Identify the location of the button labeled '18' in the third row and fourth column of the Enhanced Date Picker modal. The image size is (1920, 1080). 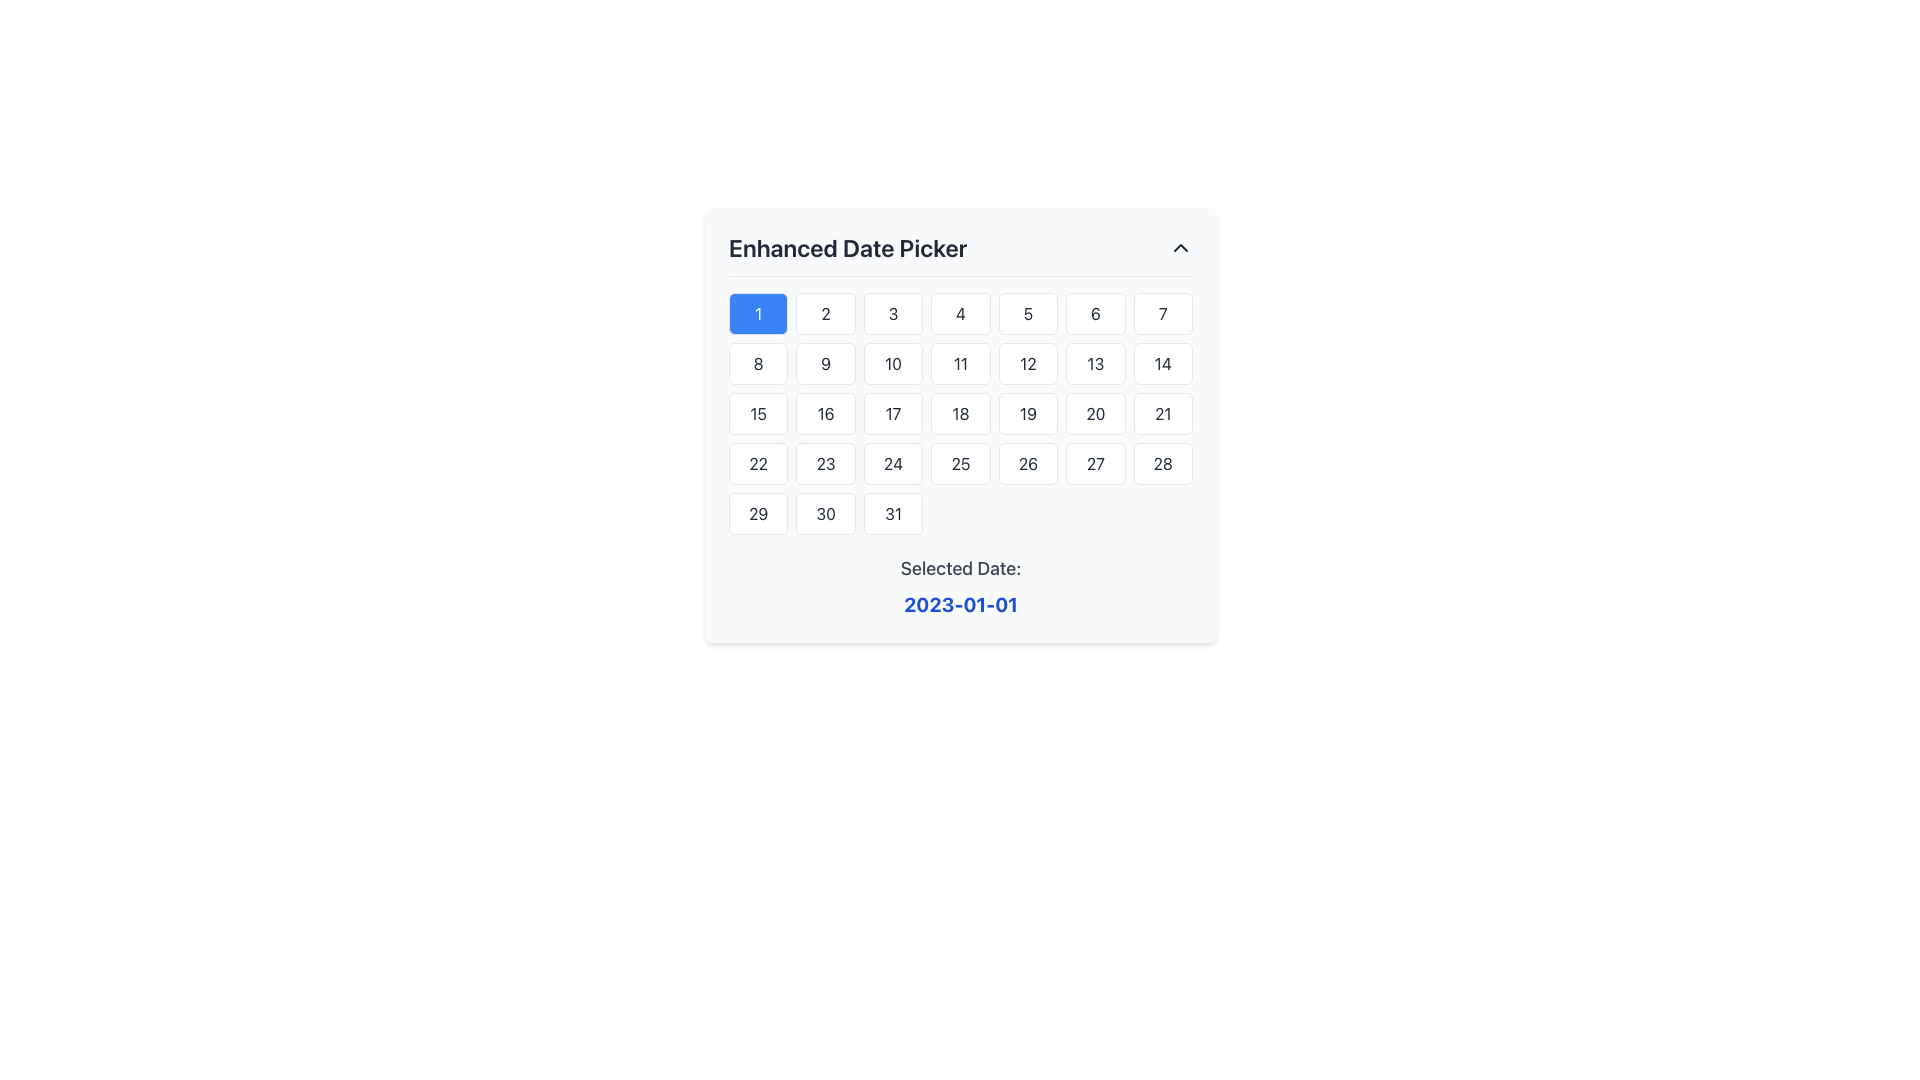
(960, 412).